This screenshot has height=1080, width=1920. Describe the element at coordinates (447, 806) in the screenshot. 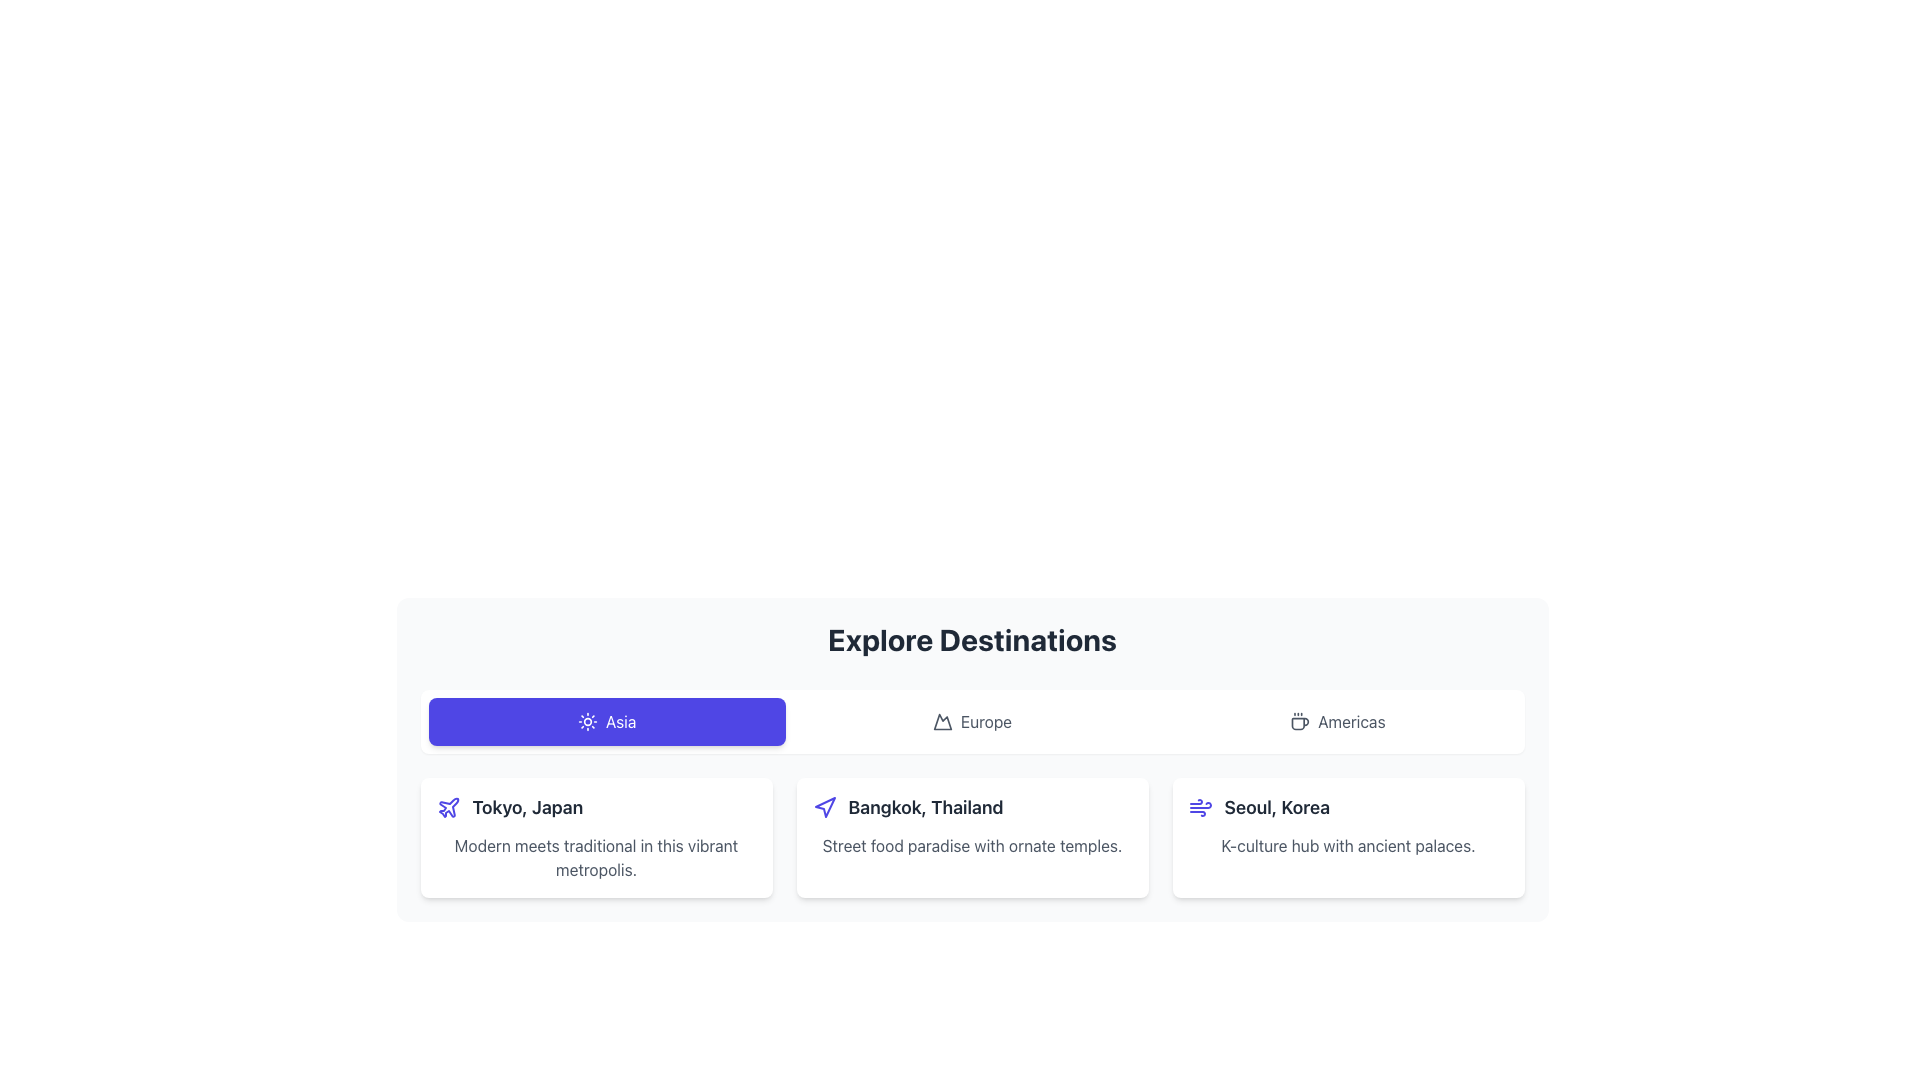

I see `the indigo airplane icon located to the left of the text 'Tokyo, Japan', which features a modern and minimalistic design` at that location.